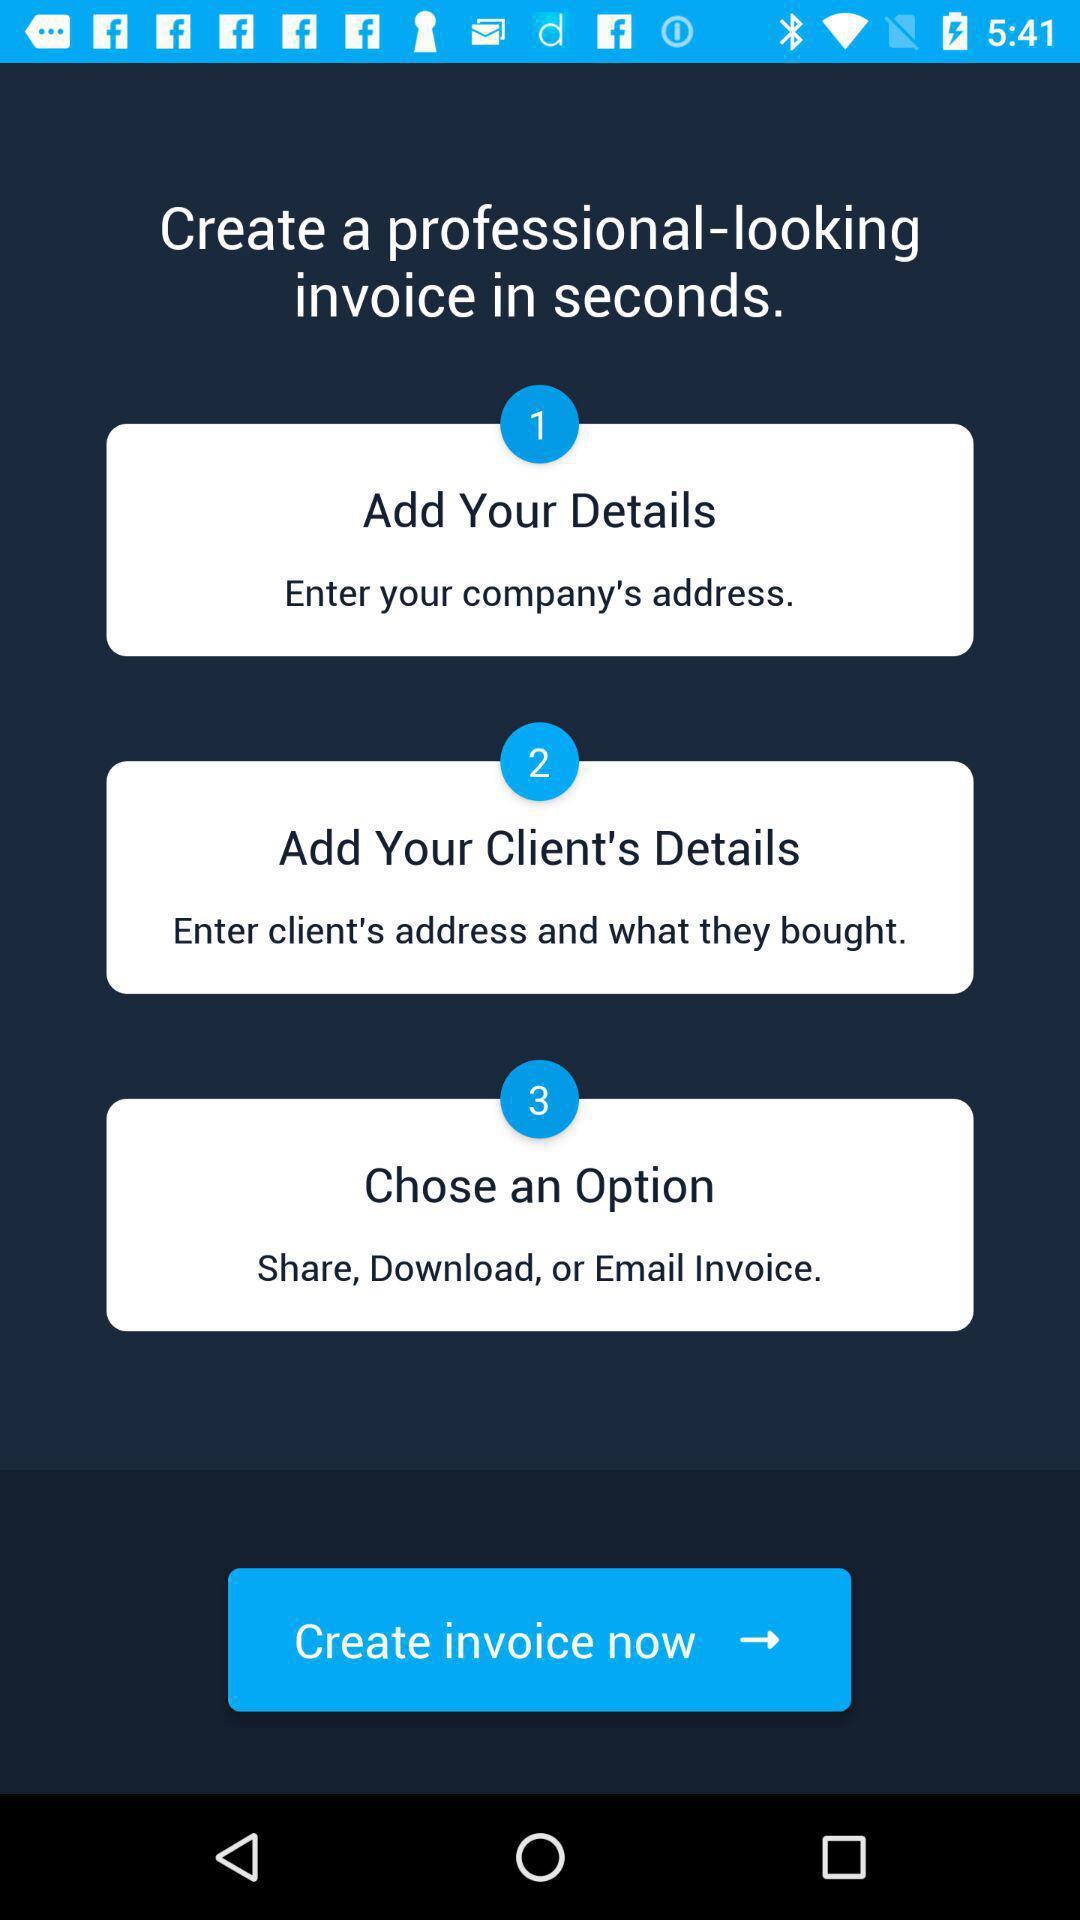 The width and height of the screenshot is (1080, 1920). I want to click on the article titled enter clients  address and what they bought, so click(540, 948).